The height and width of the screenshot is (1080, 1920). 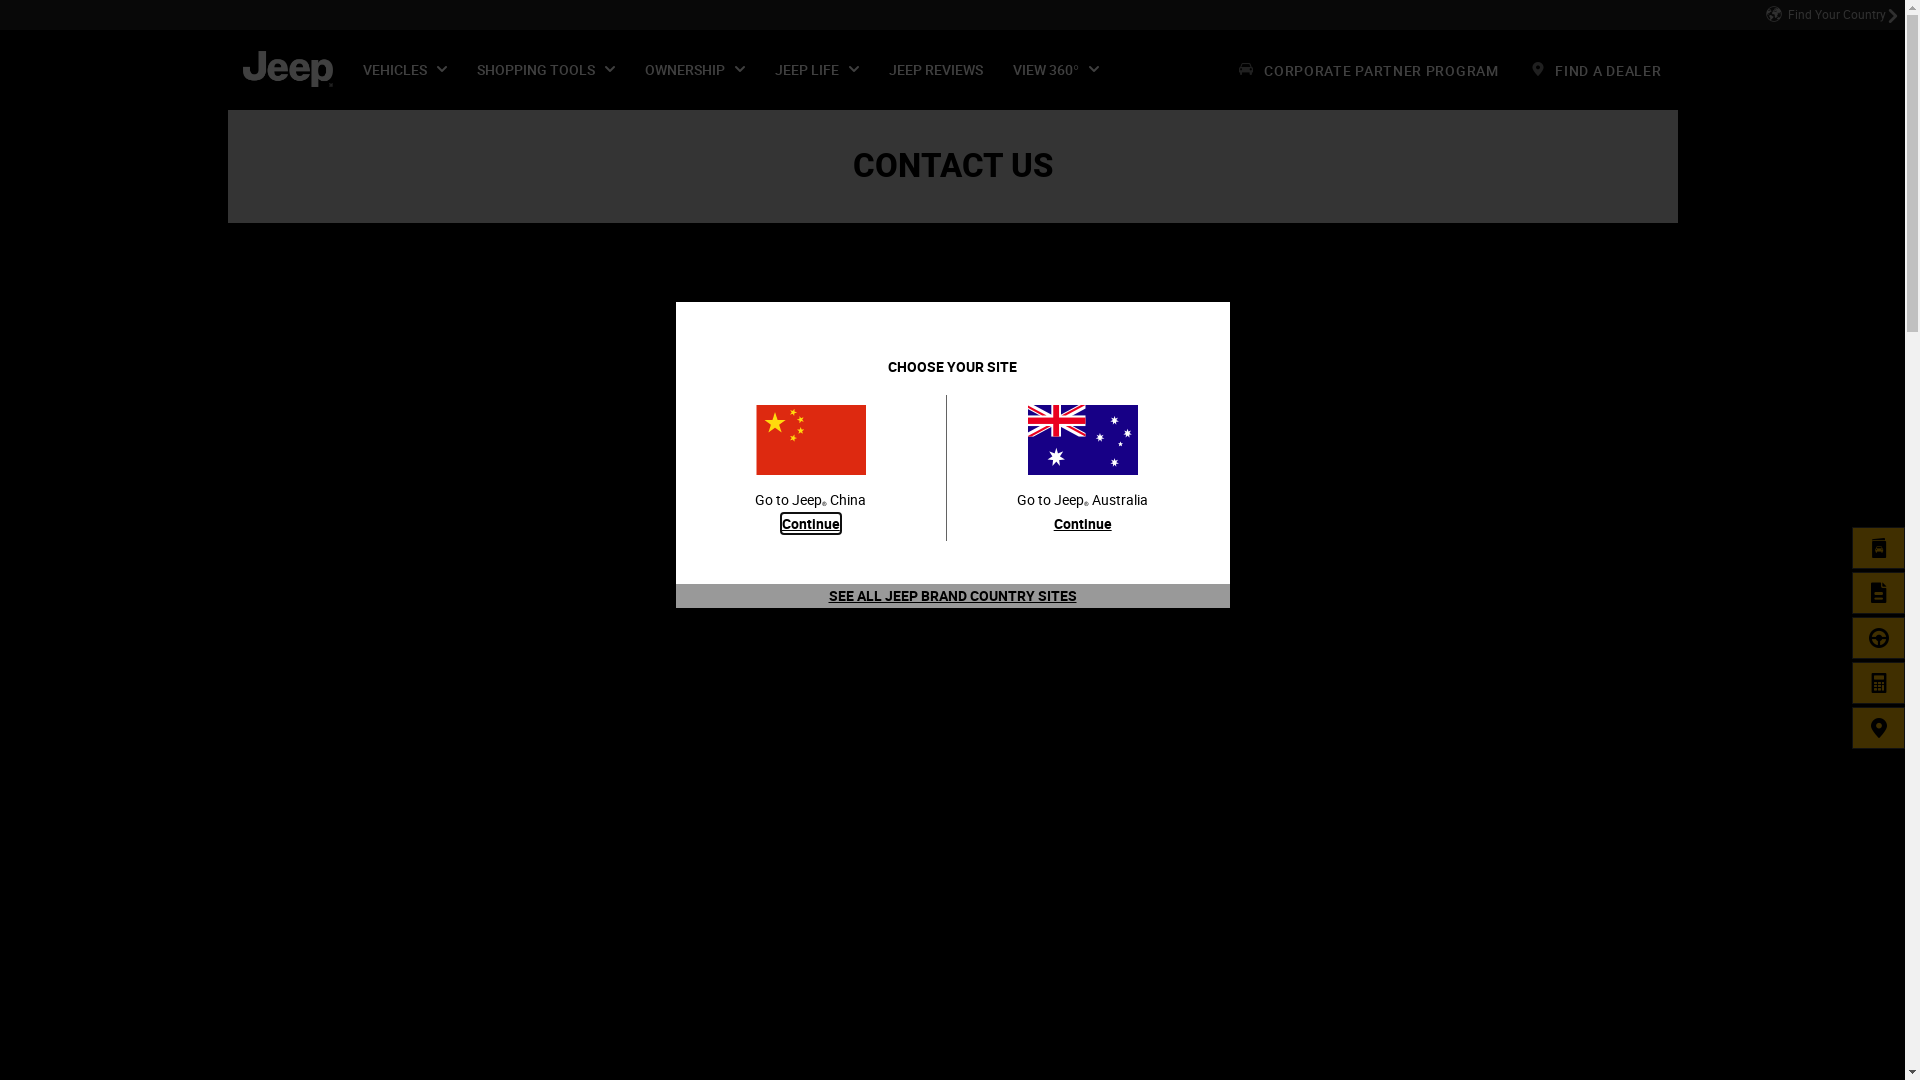 I want to click on 'FIND A DEALER', so click(x=1595, y=68).